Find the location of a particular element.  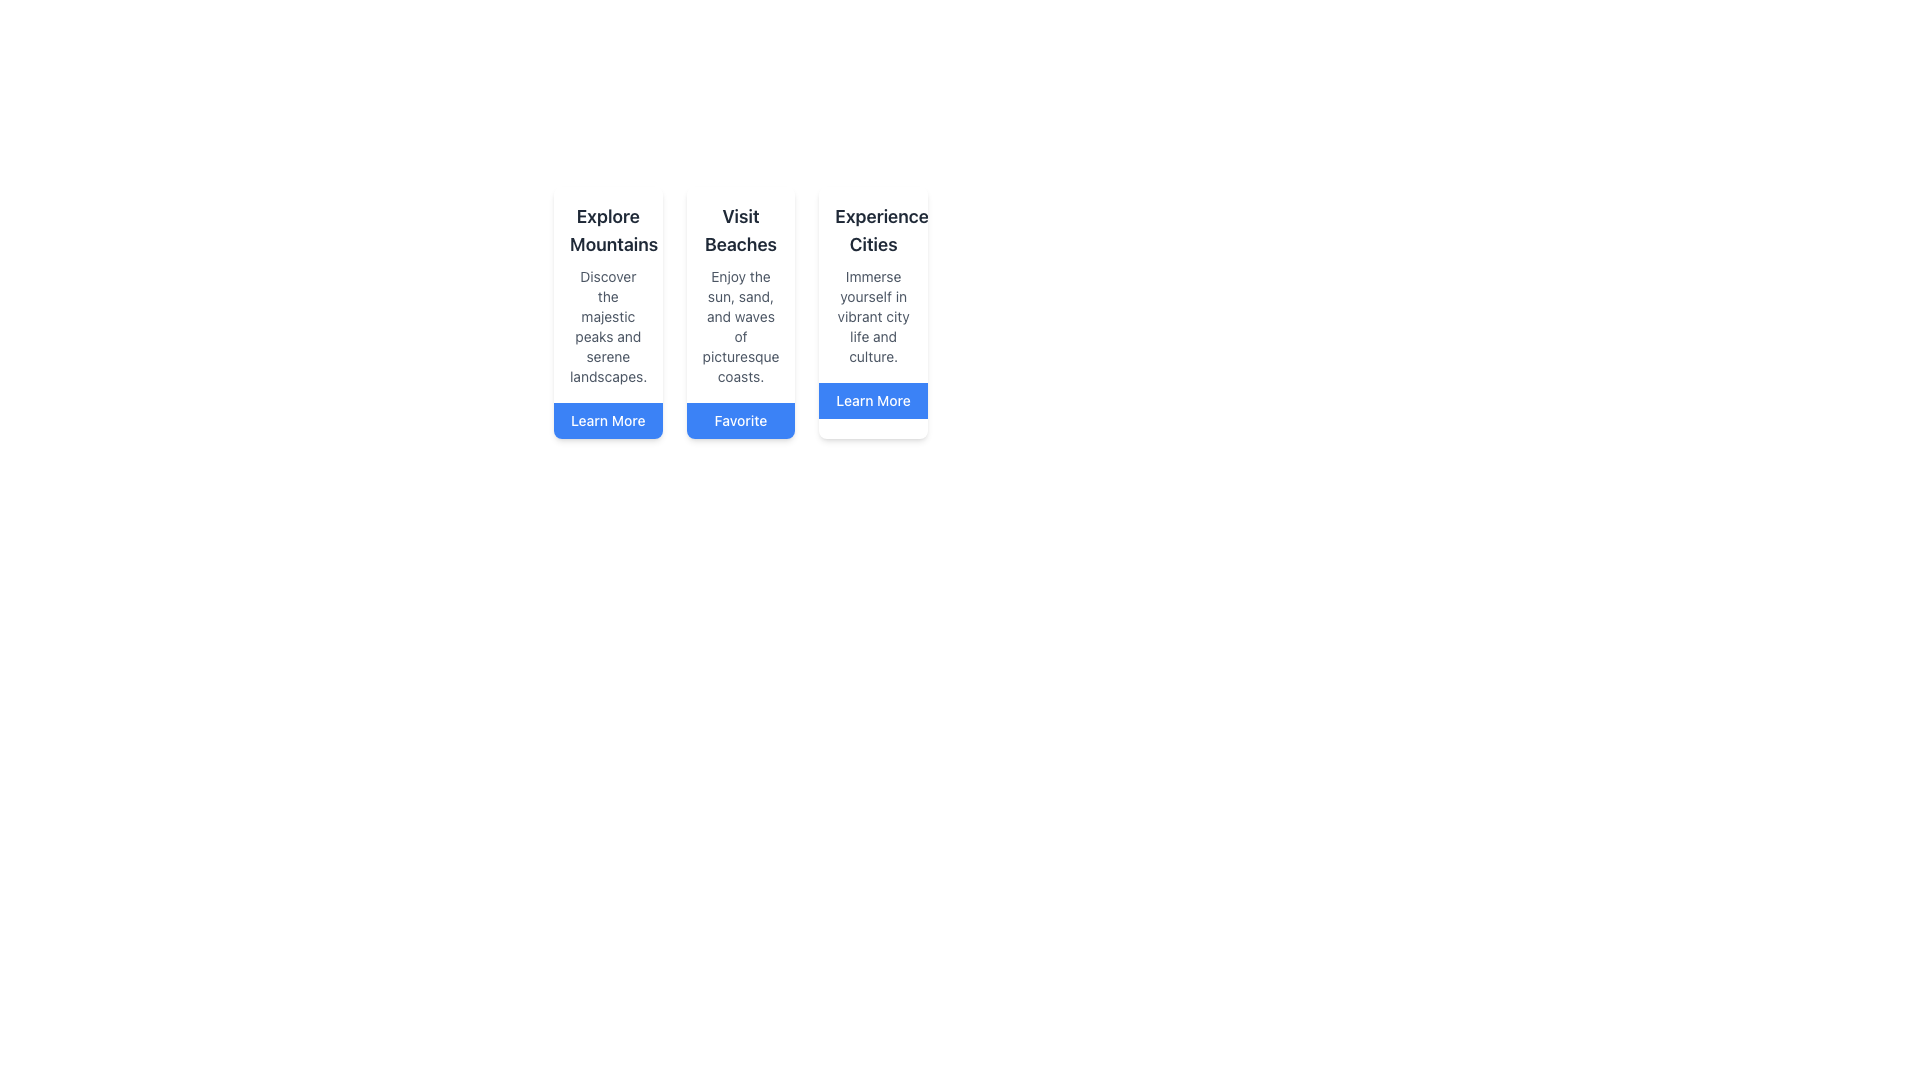

title text of the leftmost card, which is positioned at the top center and serves as an introduction to the card's theme is located at coordinates (607, 230).